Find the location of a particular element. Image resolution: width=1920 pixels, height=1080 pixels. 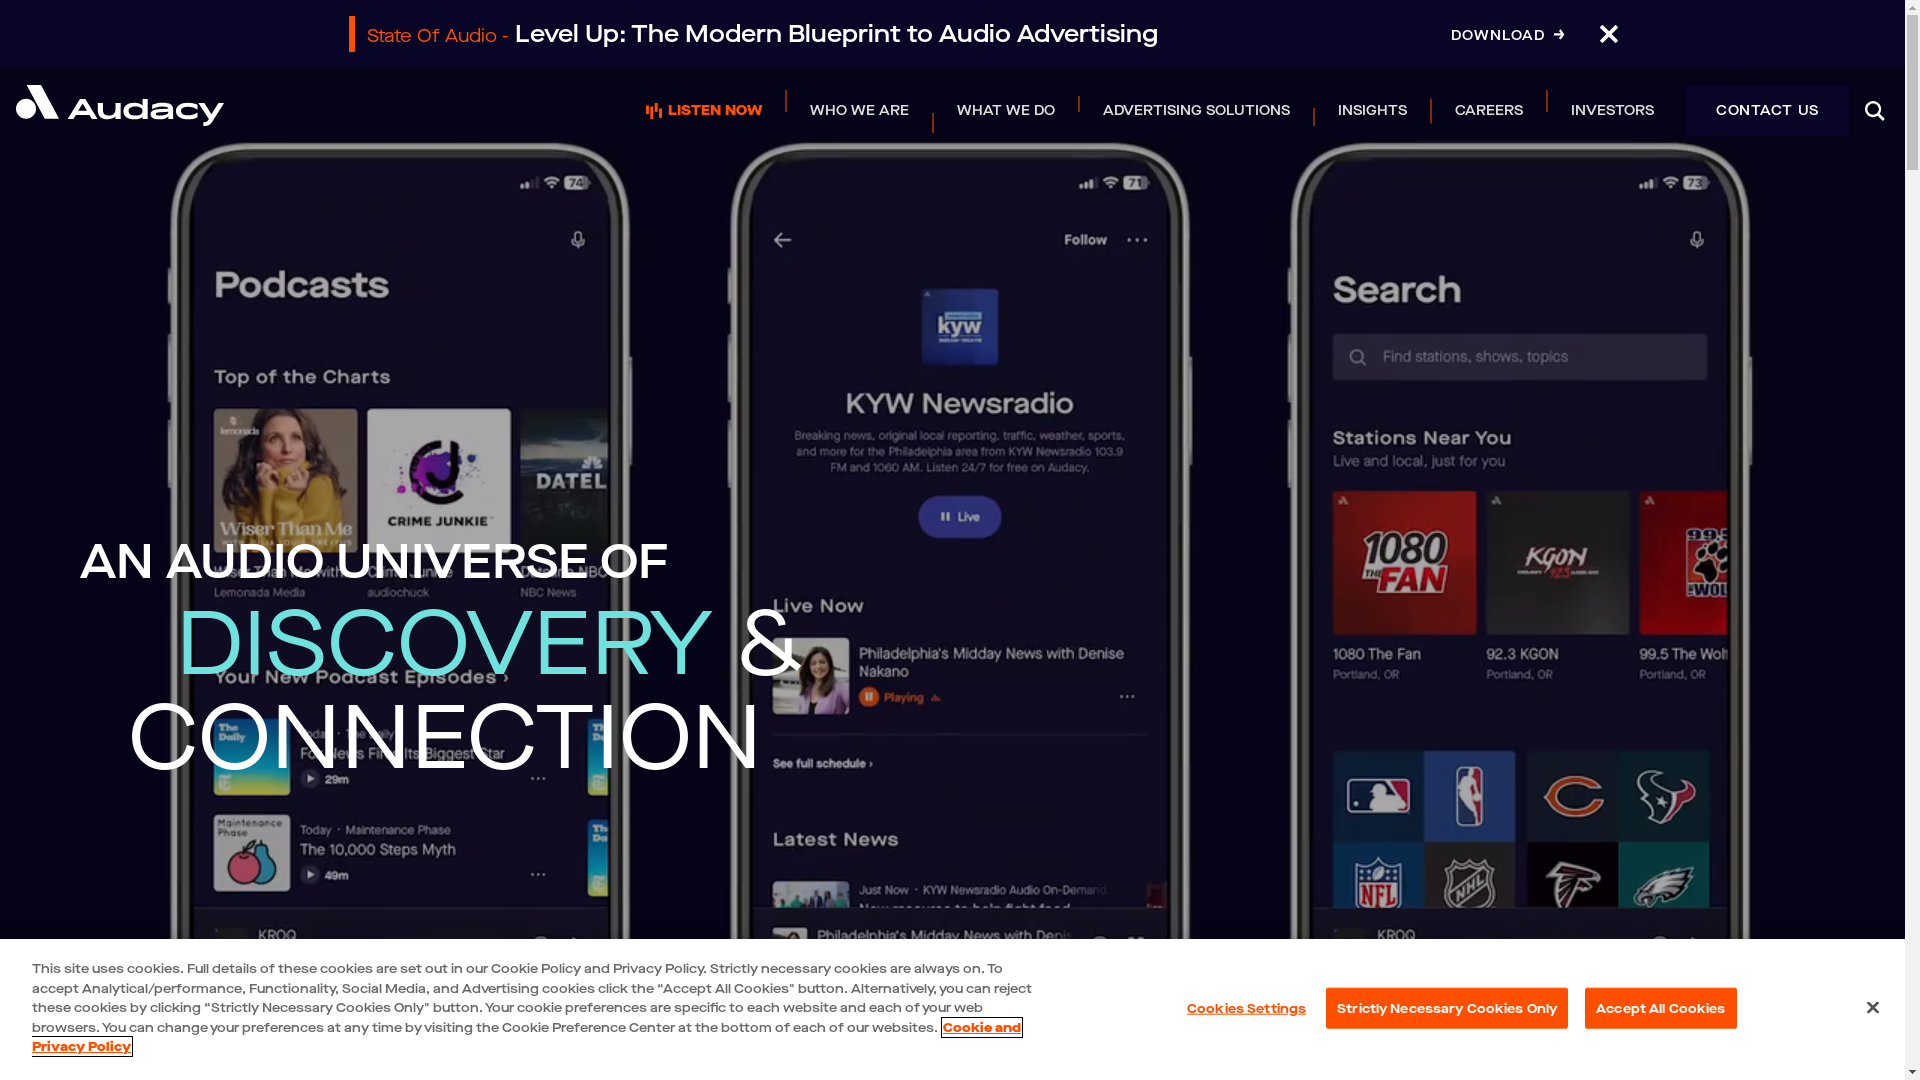

'INSIGHTS' is located at coordinates (1371, 110).